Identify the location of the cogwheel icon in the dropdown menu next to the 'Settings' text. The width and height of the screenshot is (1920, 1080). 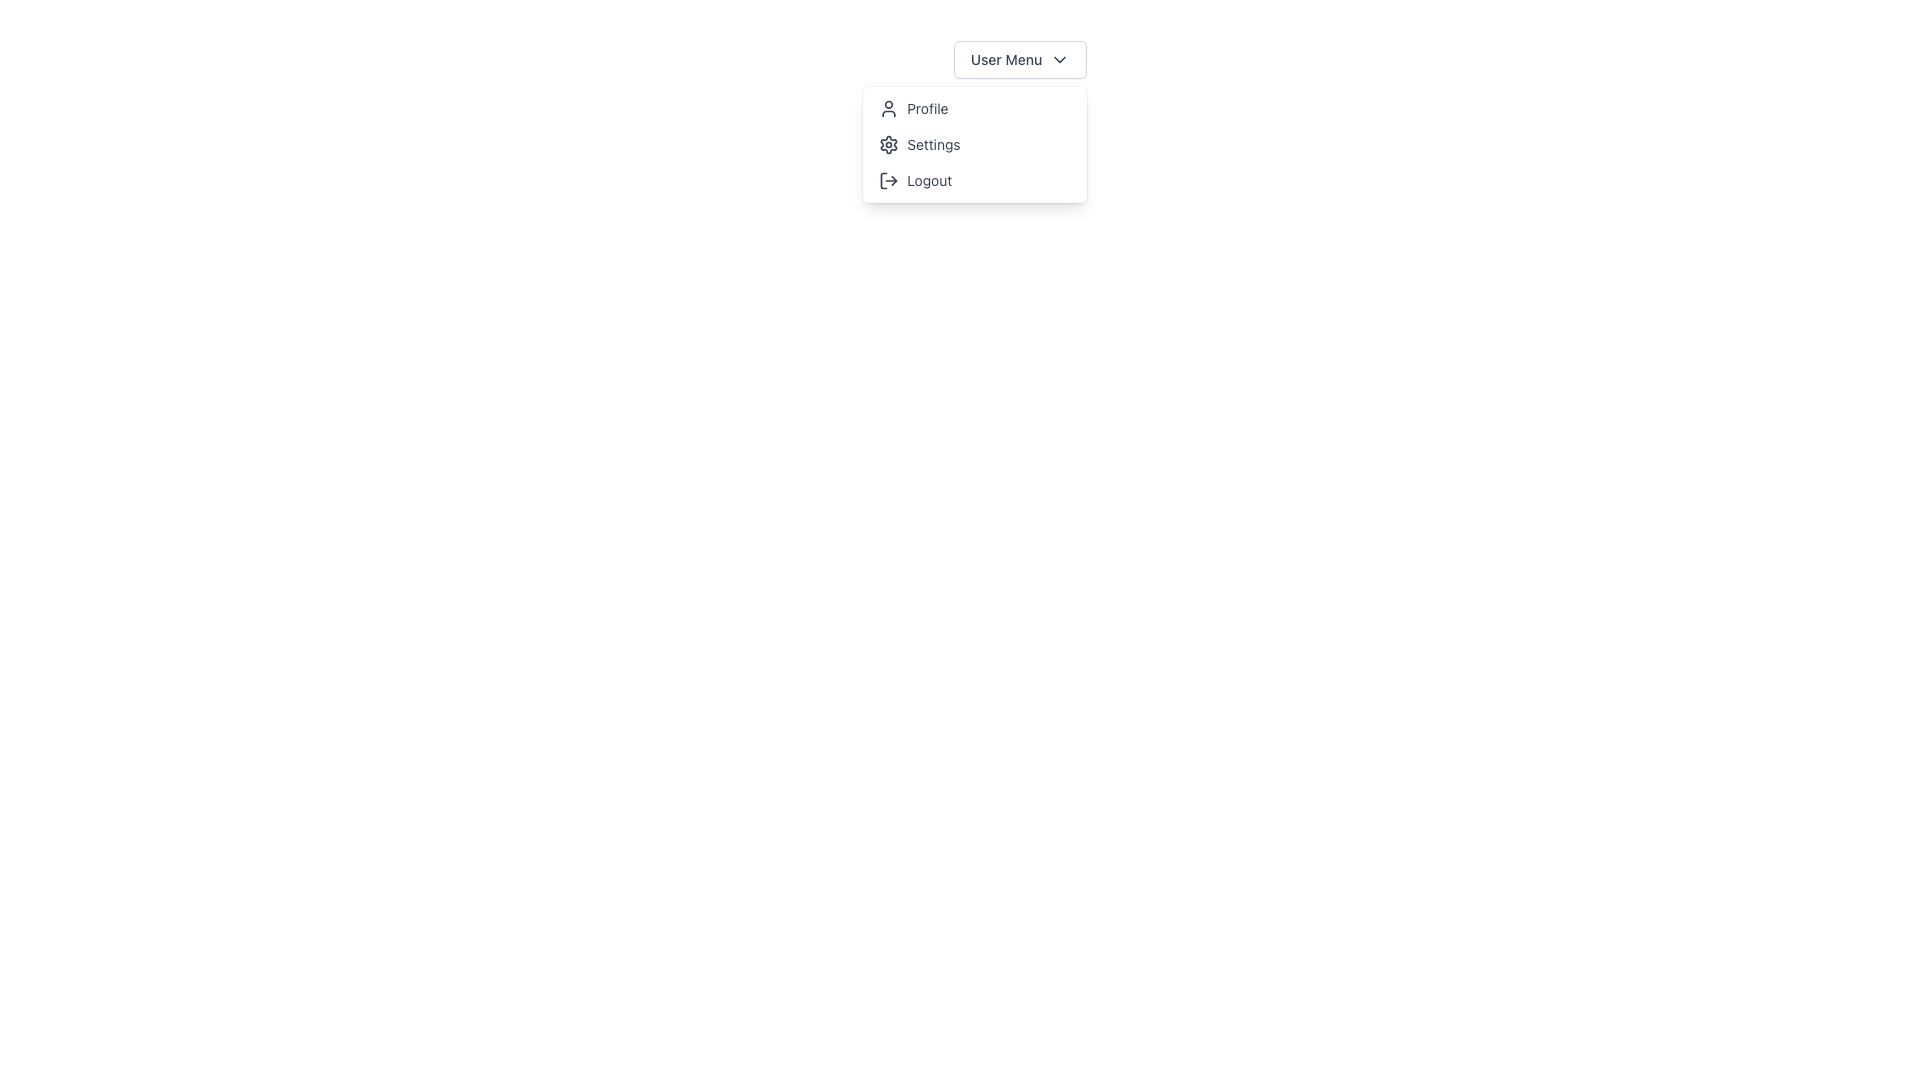
(888, 144).